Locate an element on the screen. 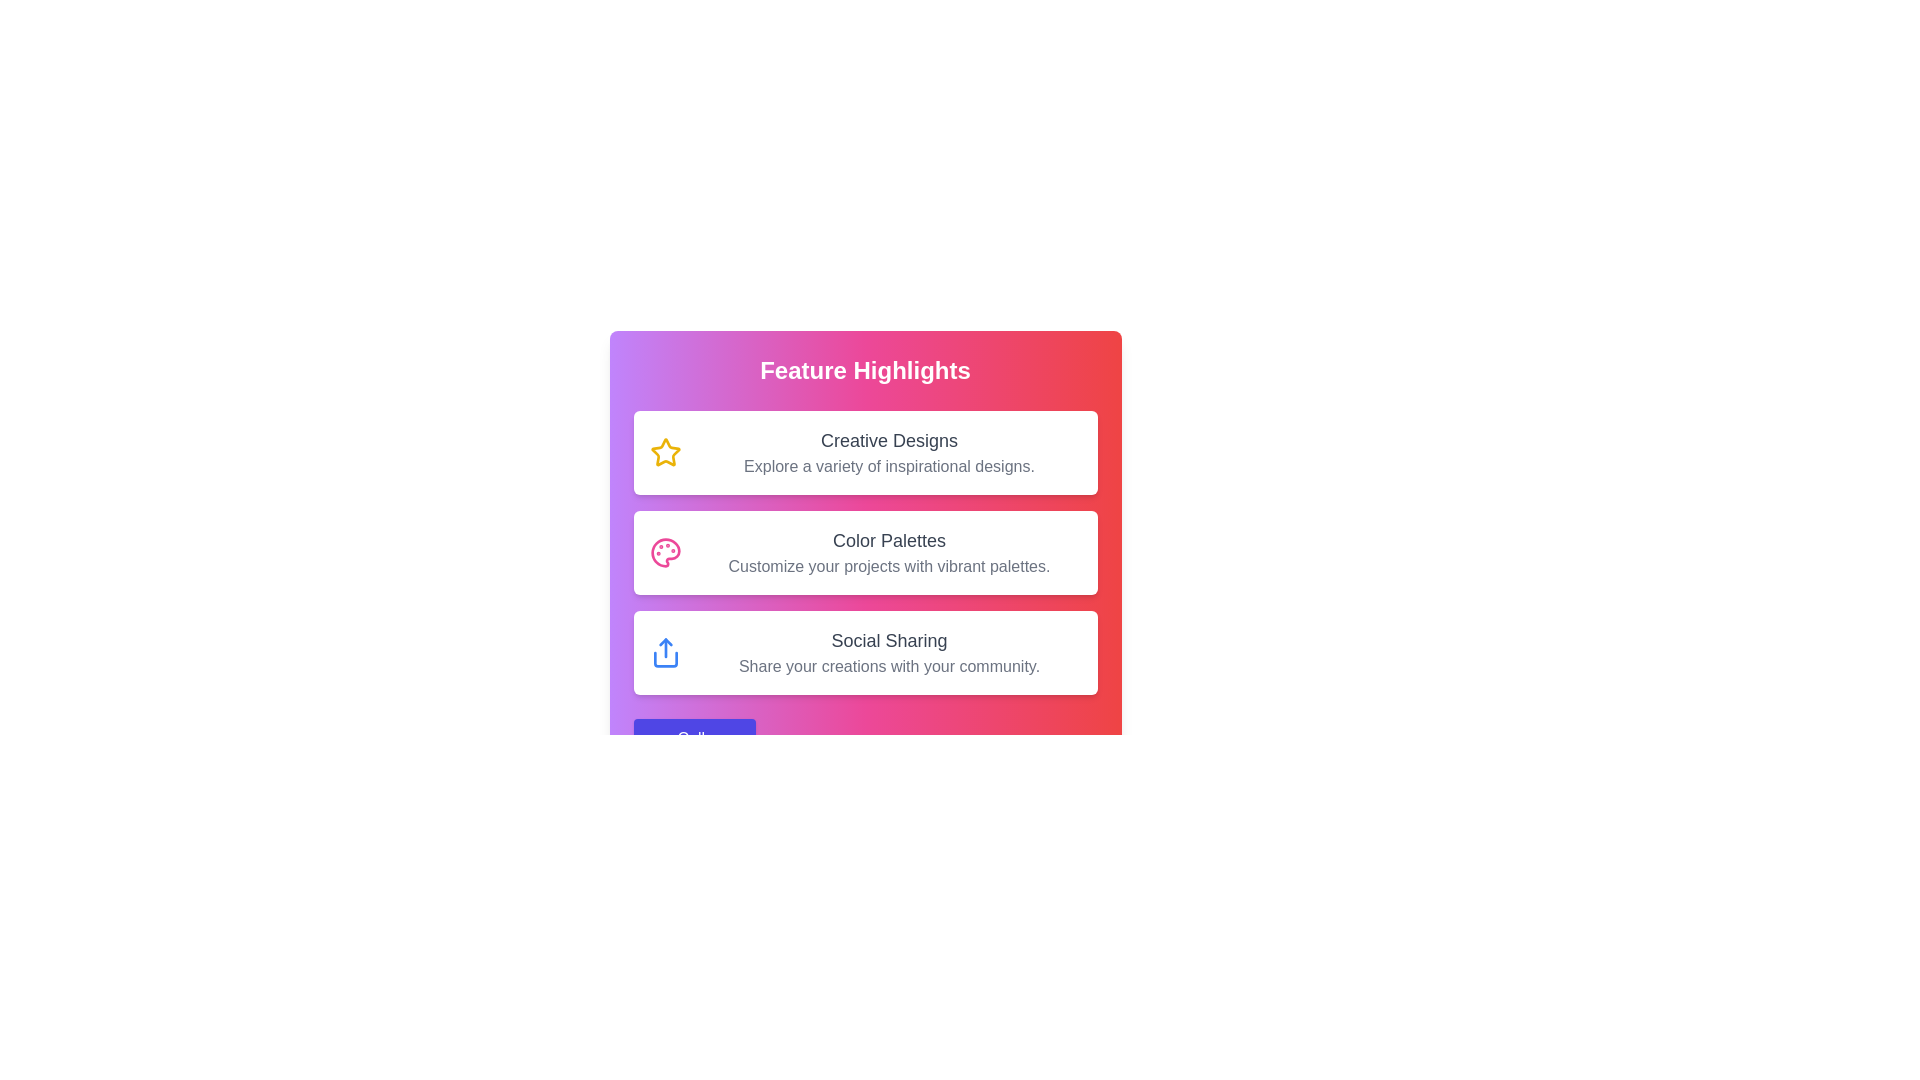  the list of informational cards located beneath the 'Feature Highlights' title header is located at coordinates (865, 552).